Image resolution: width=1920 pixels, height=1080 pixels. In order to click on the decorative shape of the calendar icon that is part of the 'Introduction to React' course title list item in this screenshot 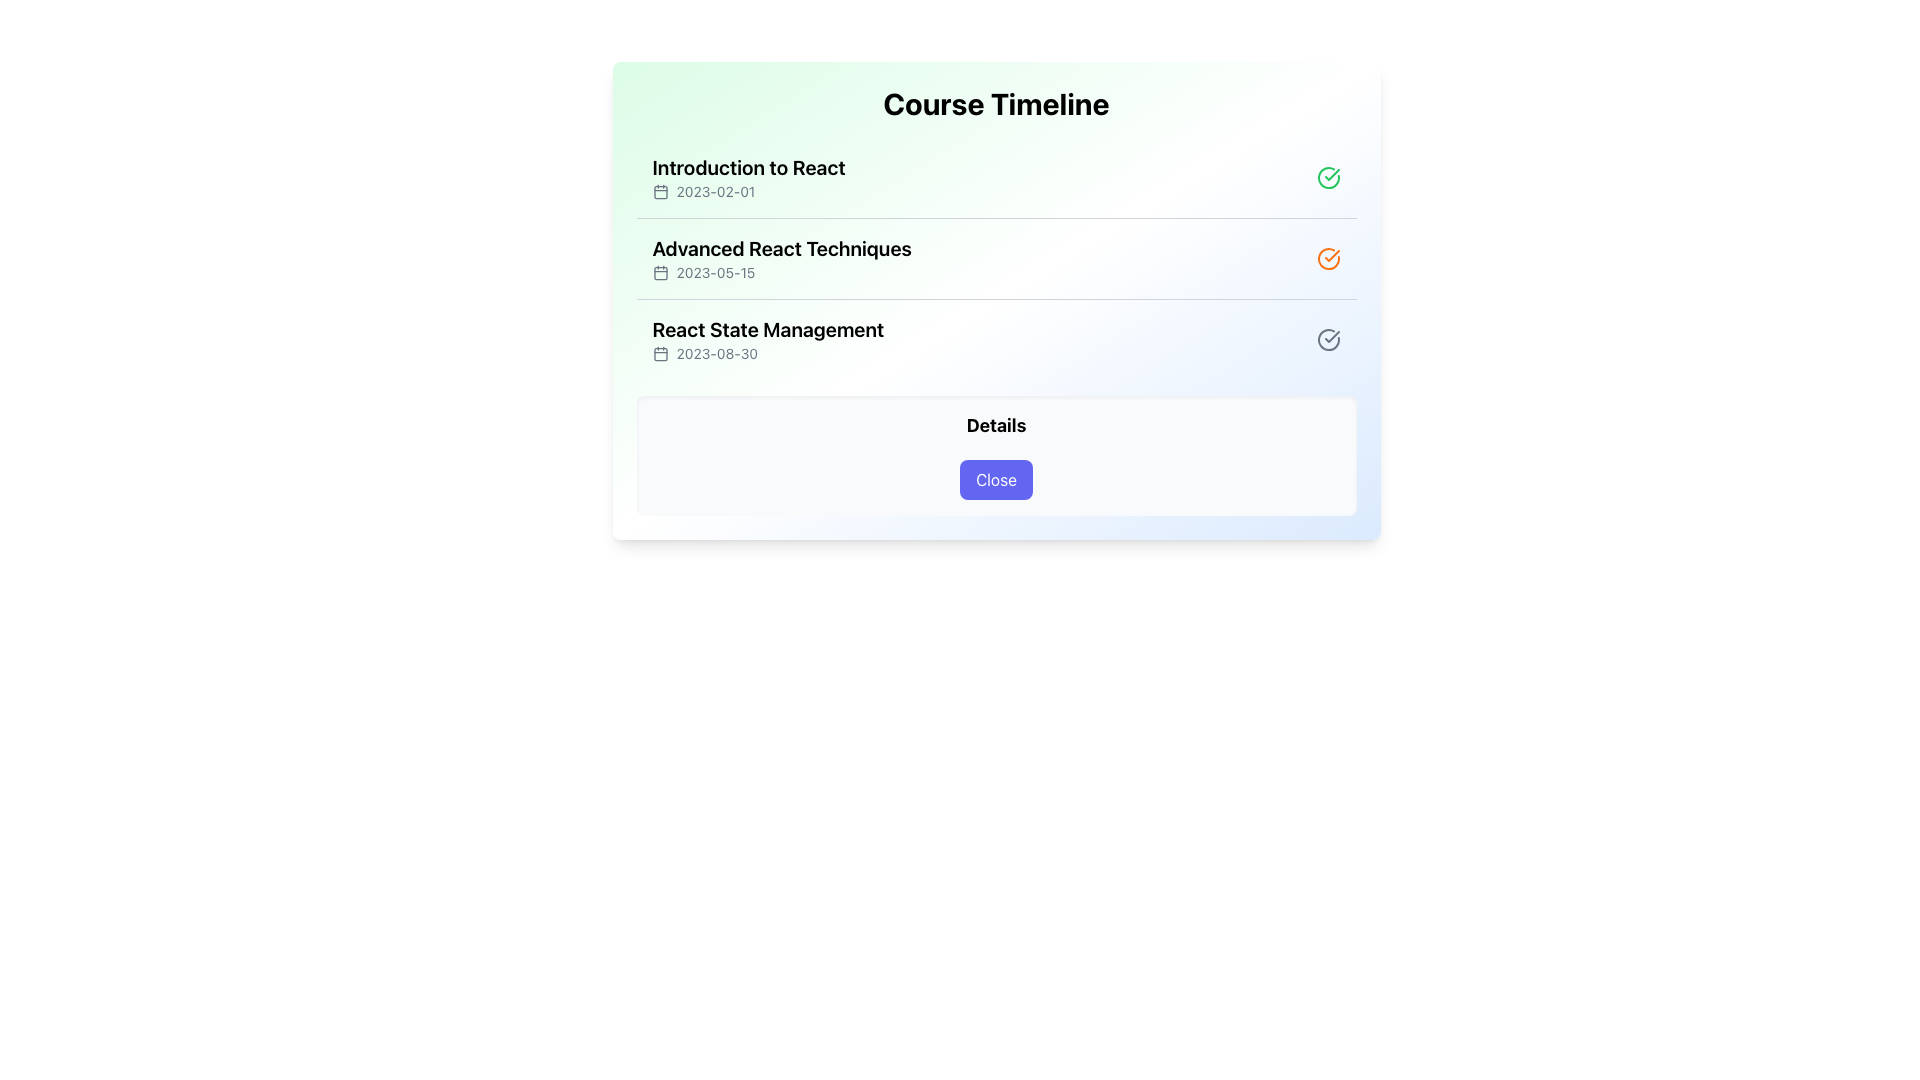, I will do `click(660, 192)`.